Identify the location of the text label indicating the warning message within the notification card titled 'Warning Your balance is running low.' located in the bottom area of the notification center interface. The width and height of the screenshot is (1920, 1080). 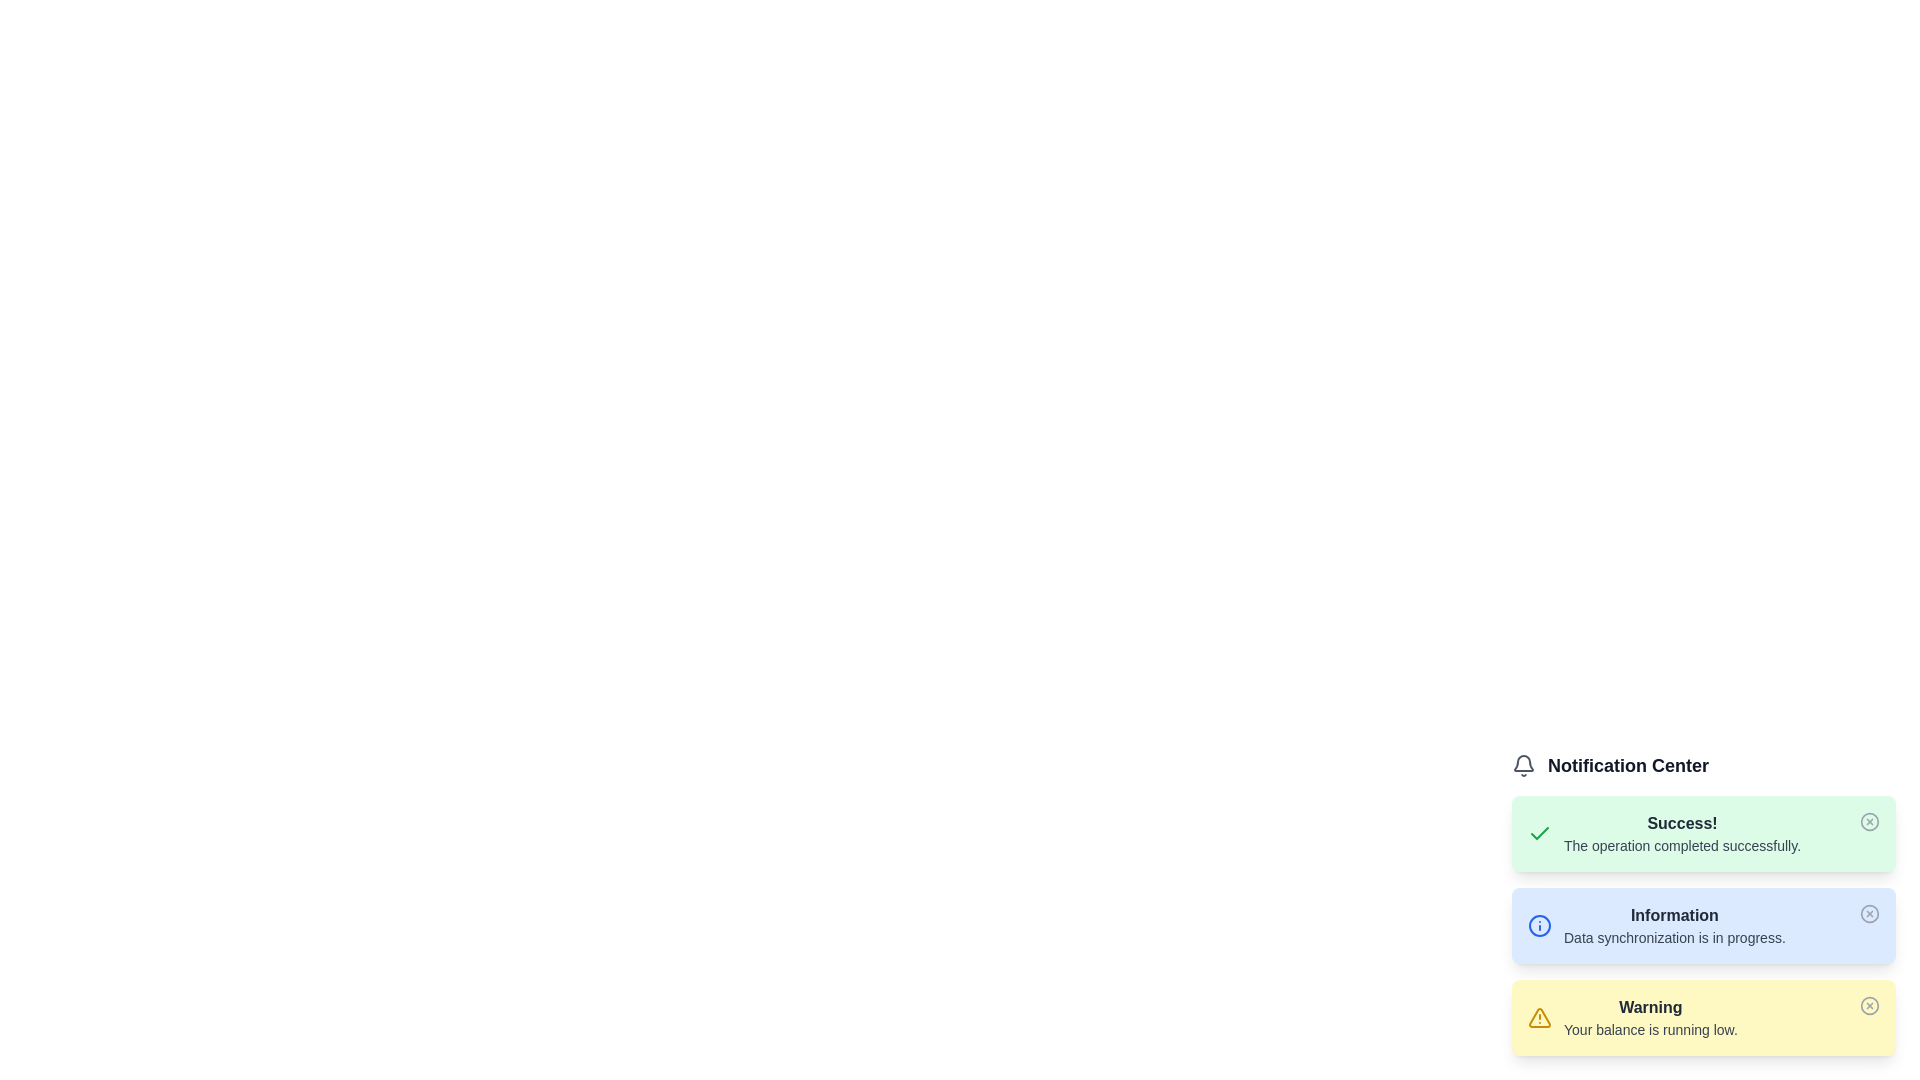
(1650, 1007).